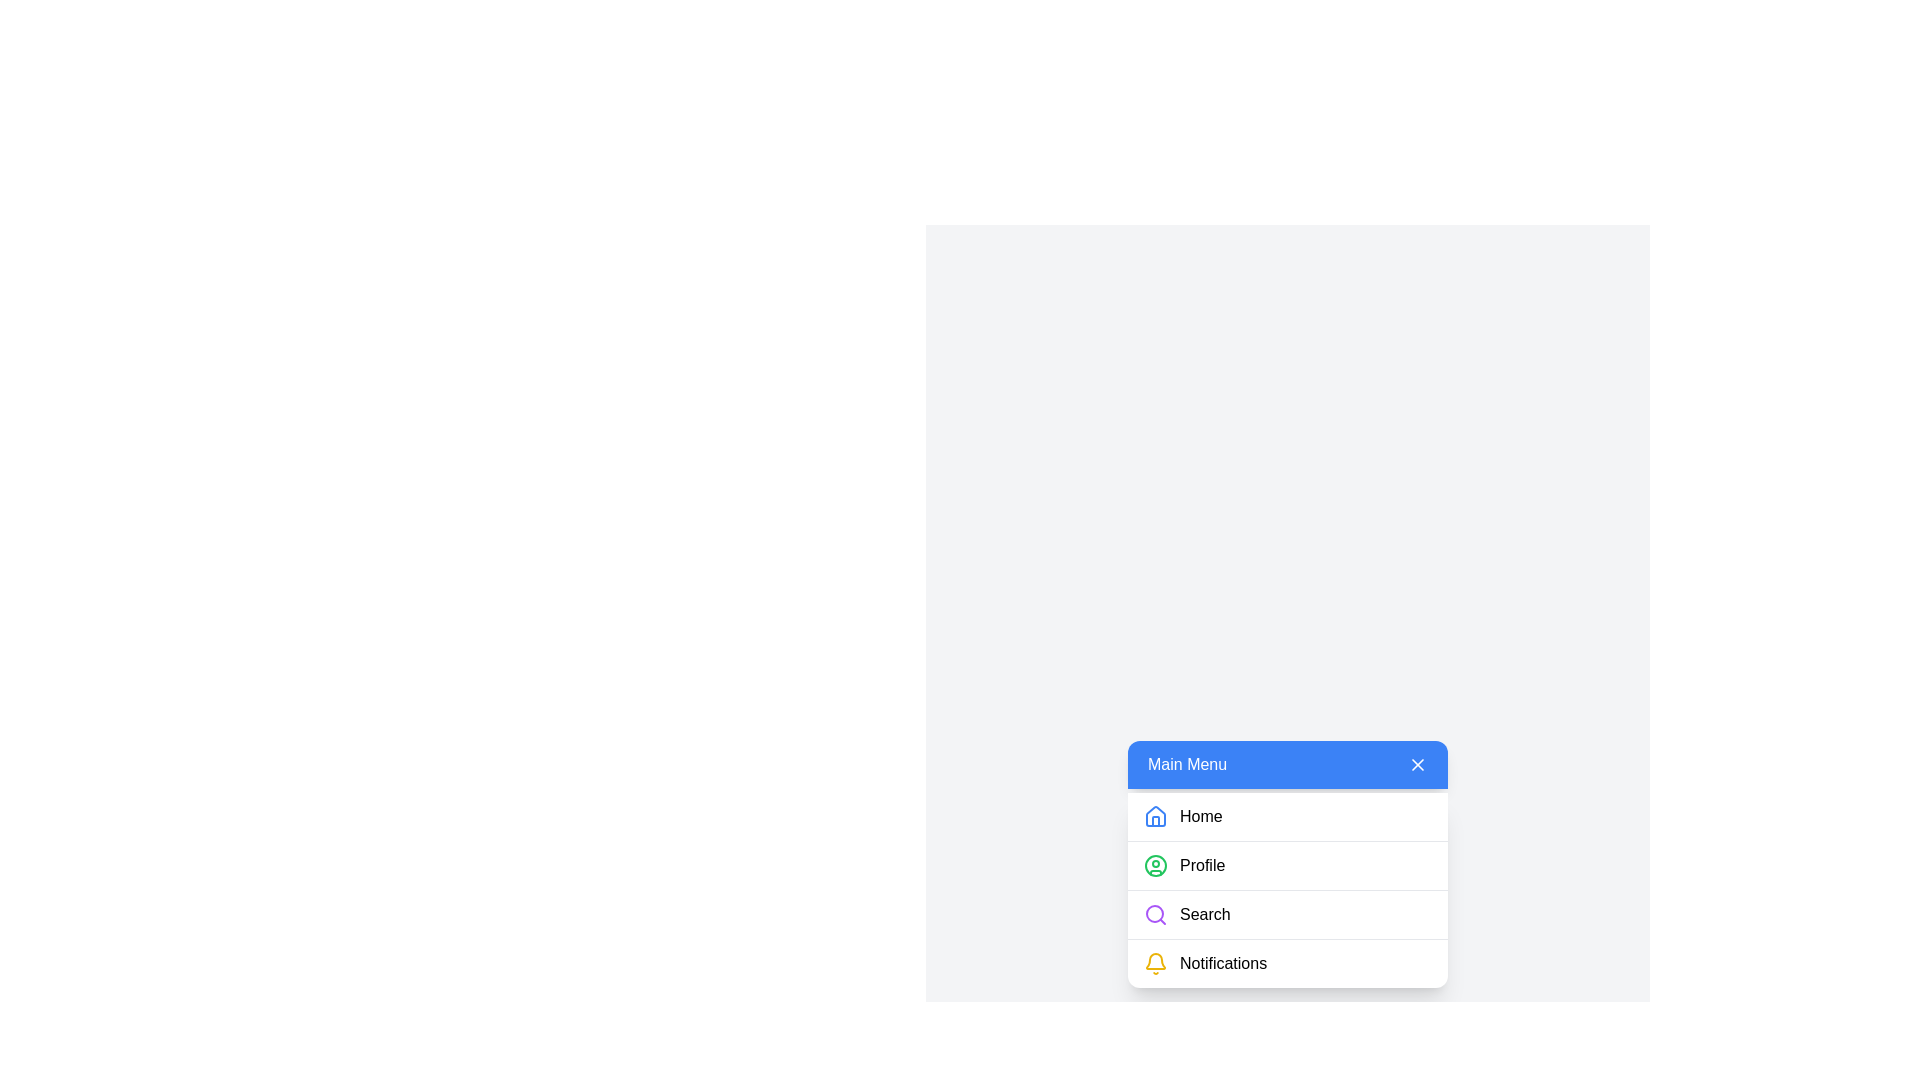 Image resolution: width=1920 pixels, height=1080 pixels. I want to click on the 'Search' icon located in the third item of the vertical menu in the 'Main Menu', so click(1156, 914).